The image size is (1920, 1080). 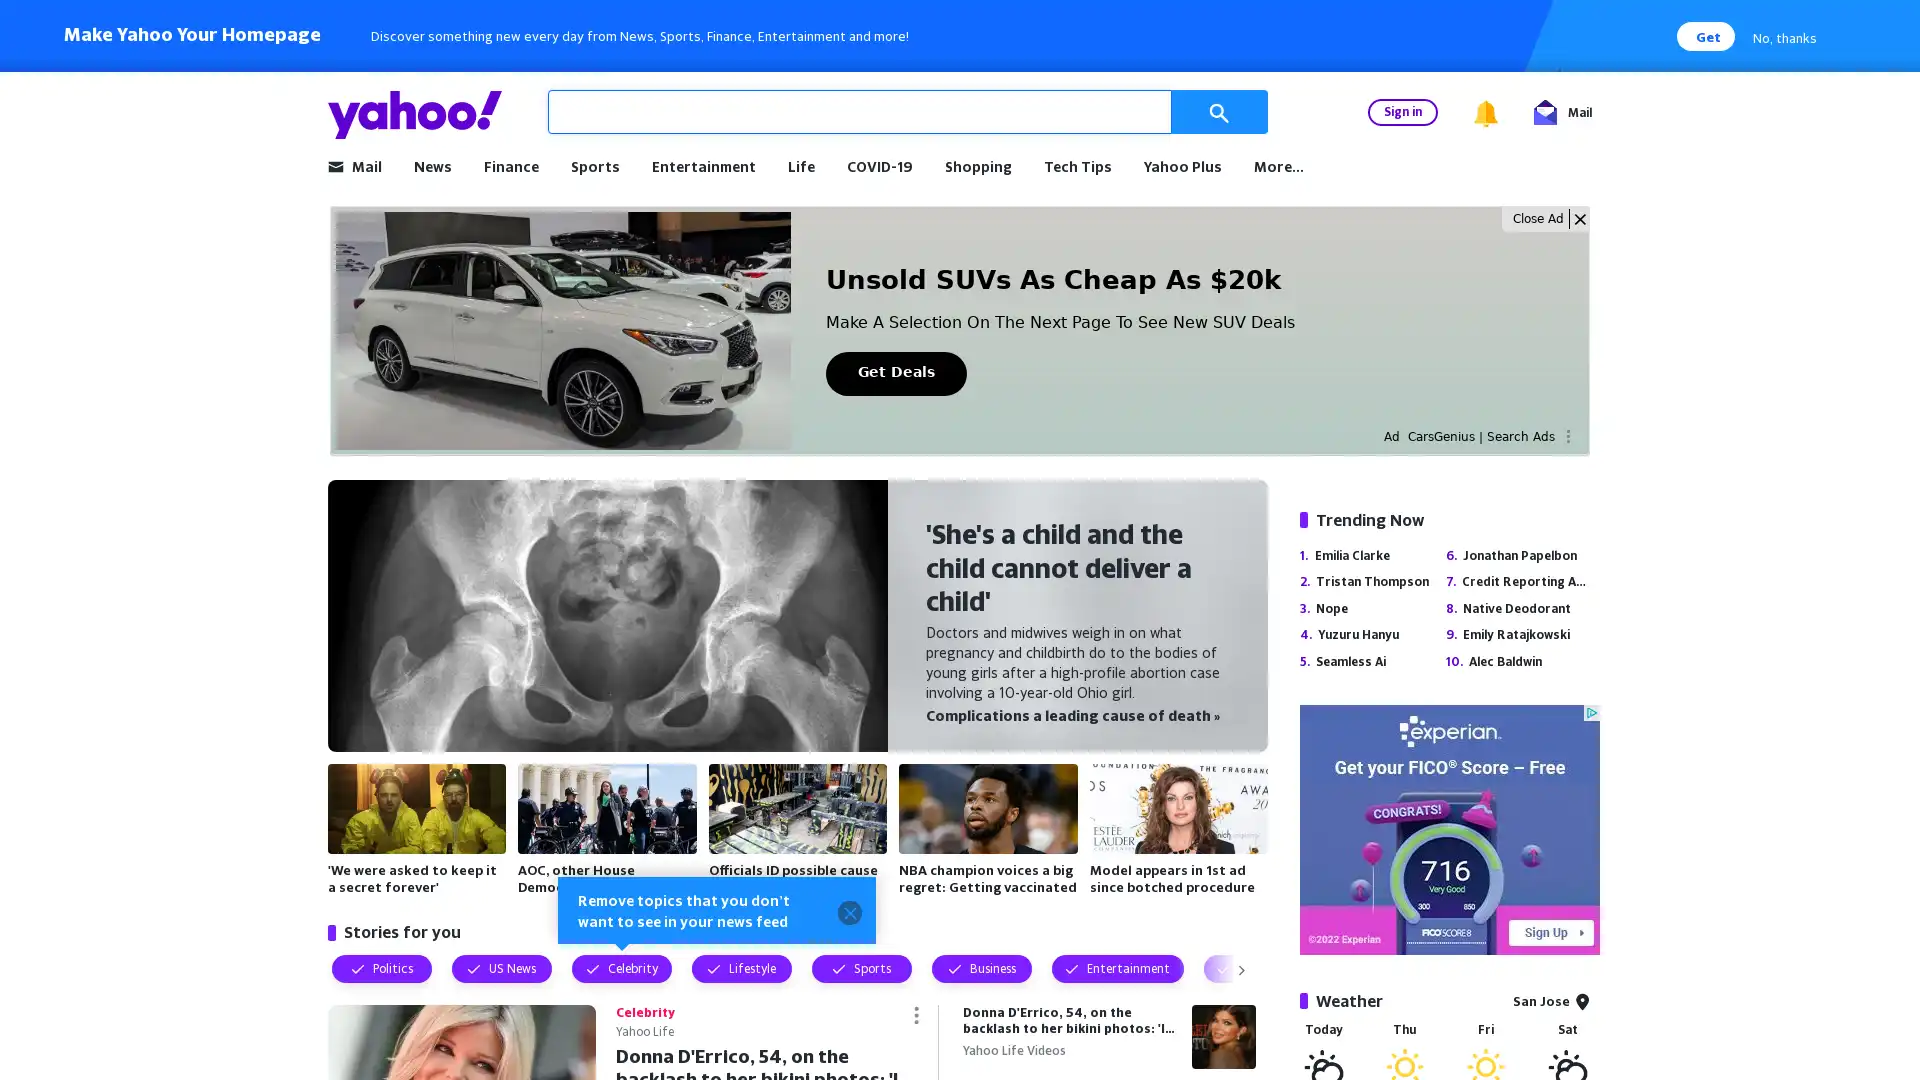 I want to click on Search, so click(x=1218, y=111).